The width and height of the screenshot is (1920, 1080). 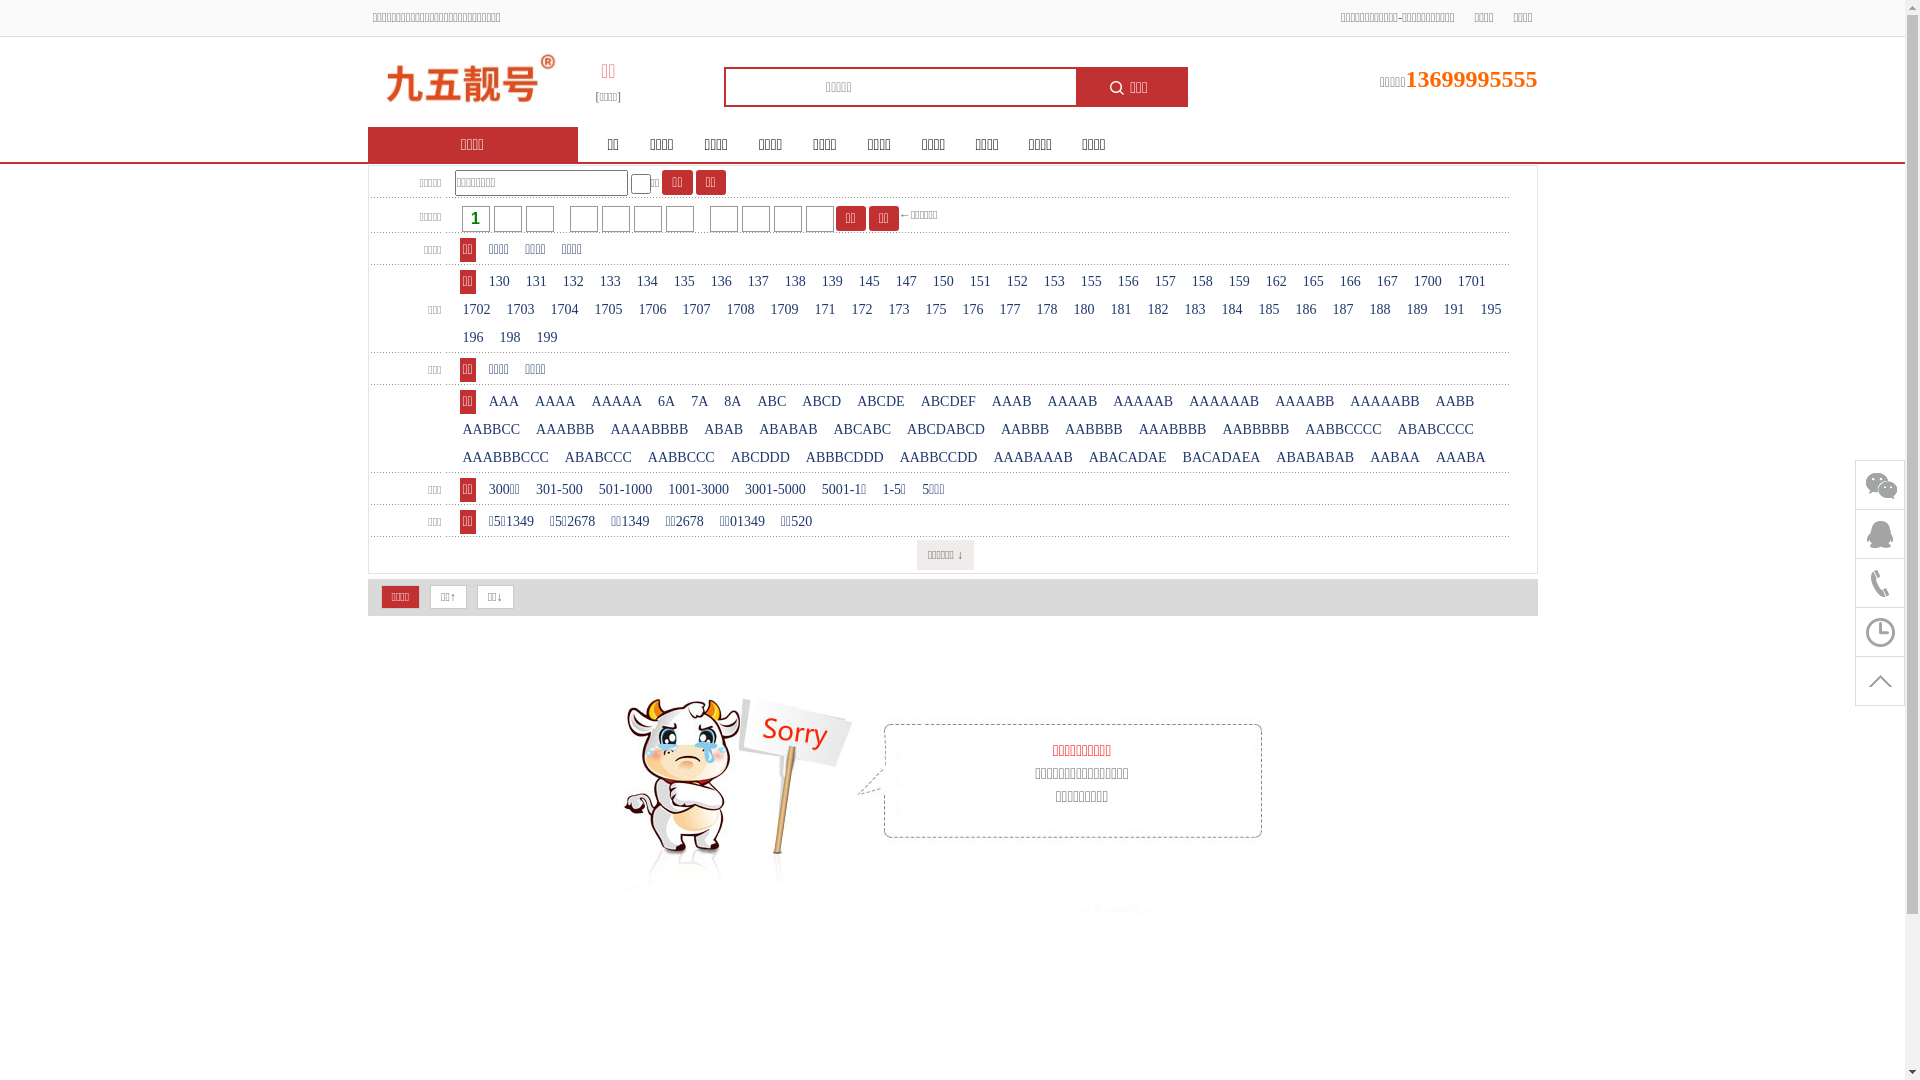 I want to click on 'ABCDDD', so click(x=759, y=458).